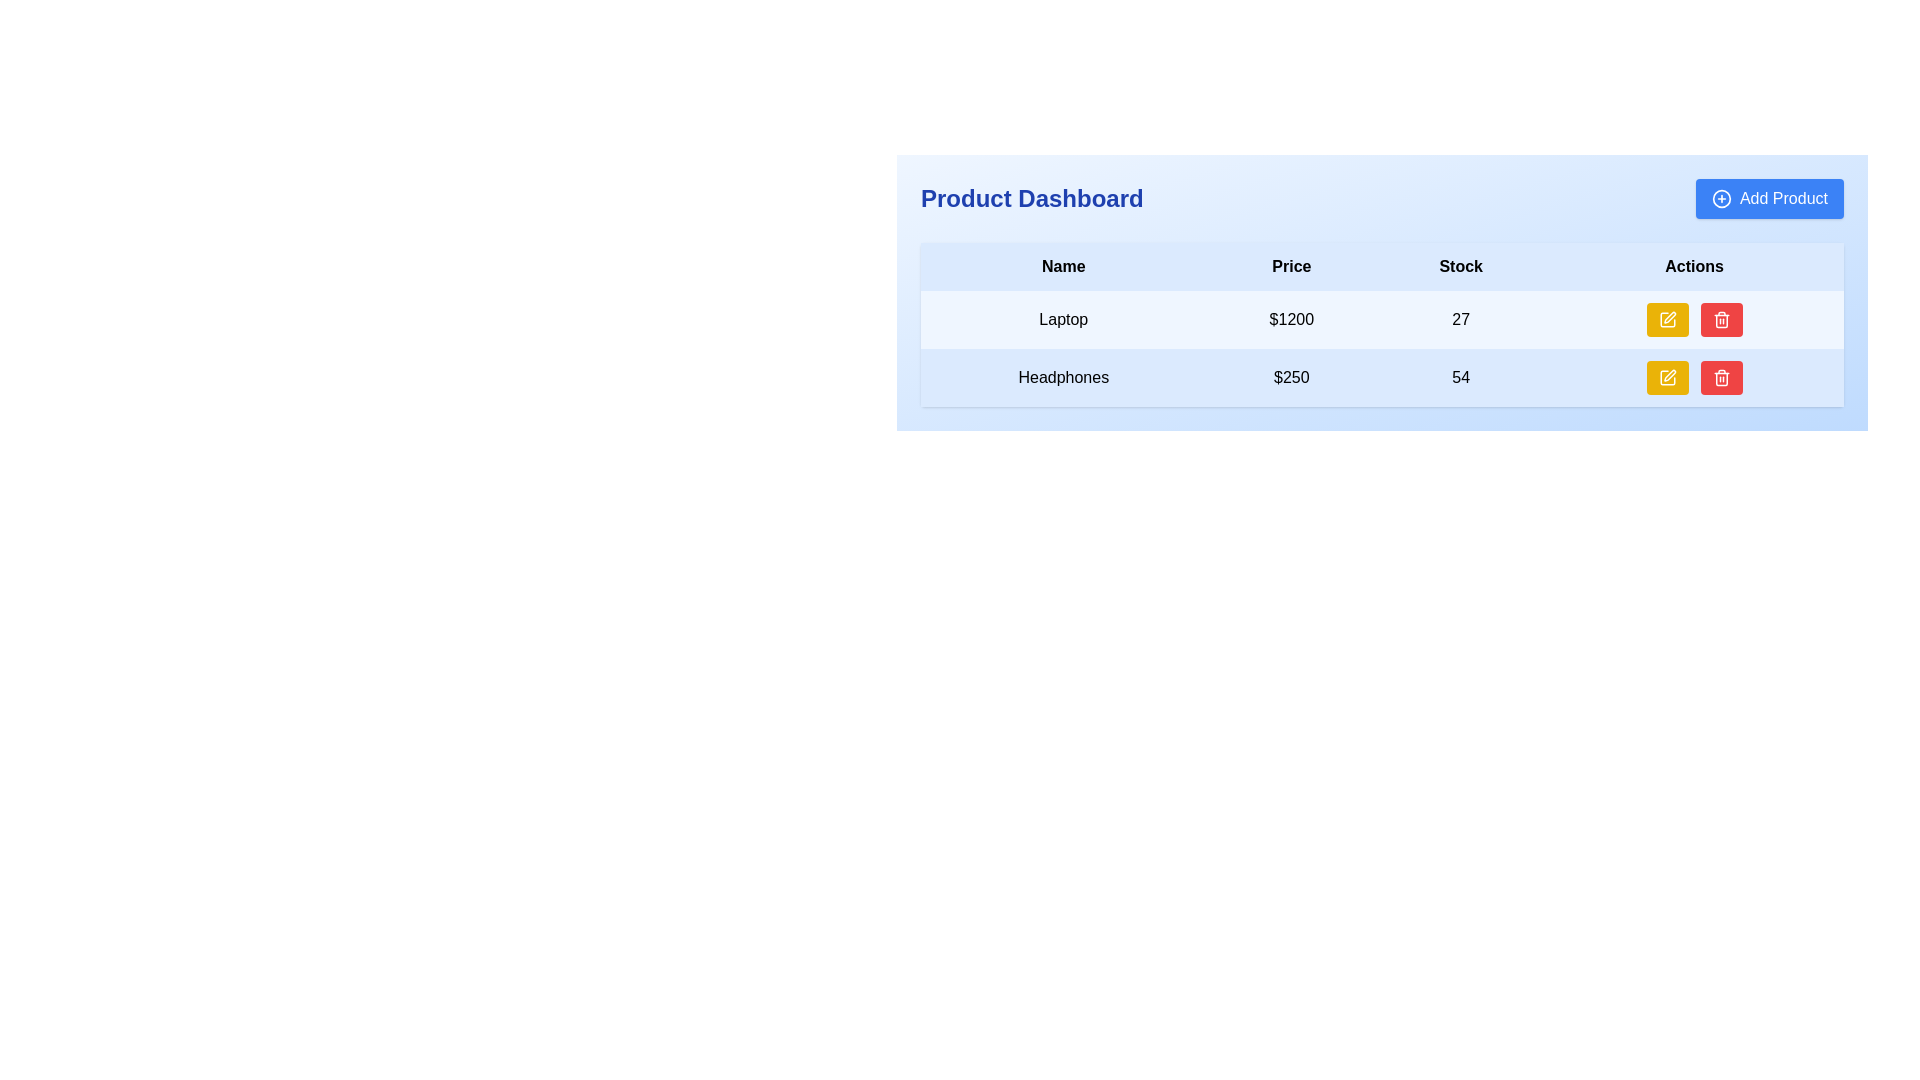 Image resolution: width=1920 pixels, height=1080 pixels. Describe the element at coordinates (1667, 319) in the screenshot. I see `the outlined square-shaped icon with rounded corners in the 'Actions' column of the row for the 'Laptop' product` at that location.